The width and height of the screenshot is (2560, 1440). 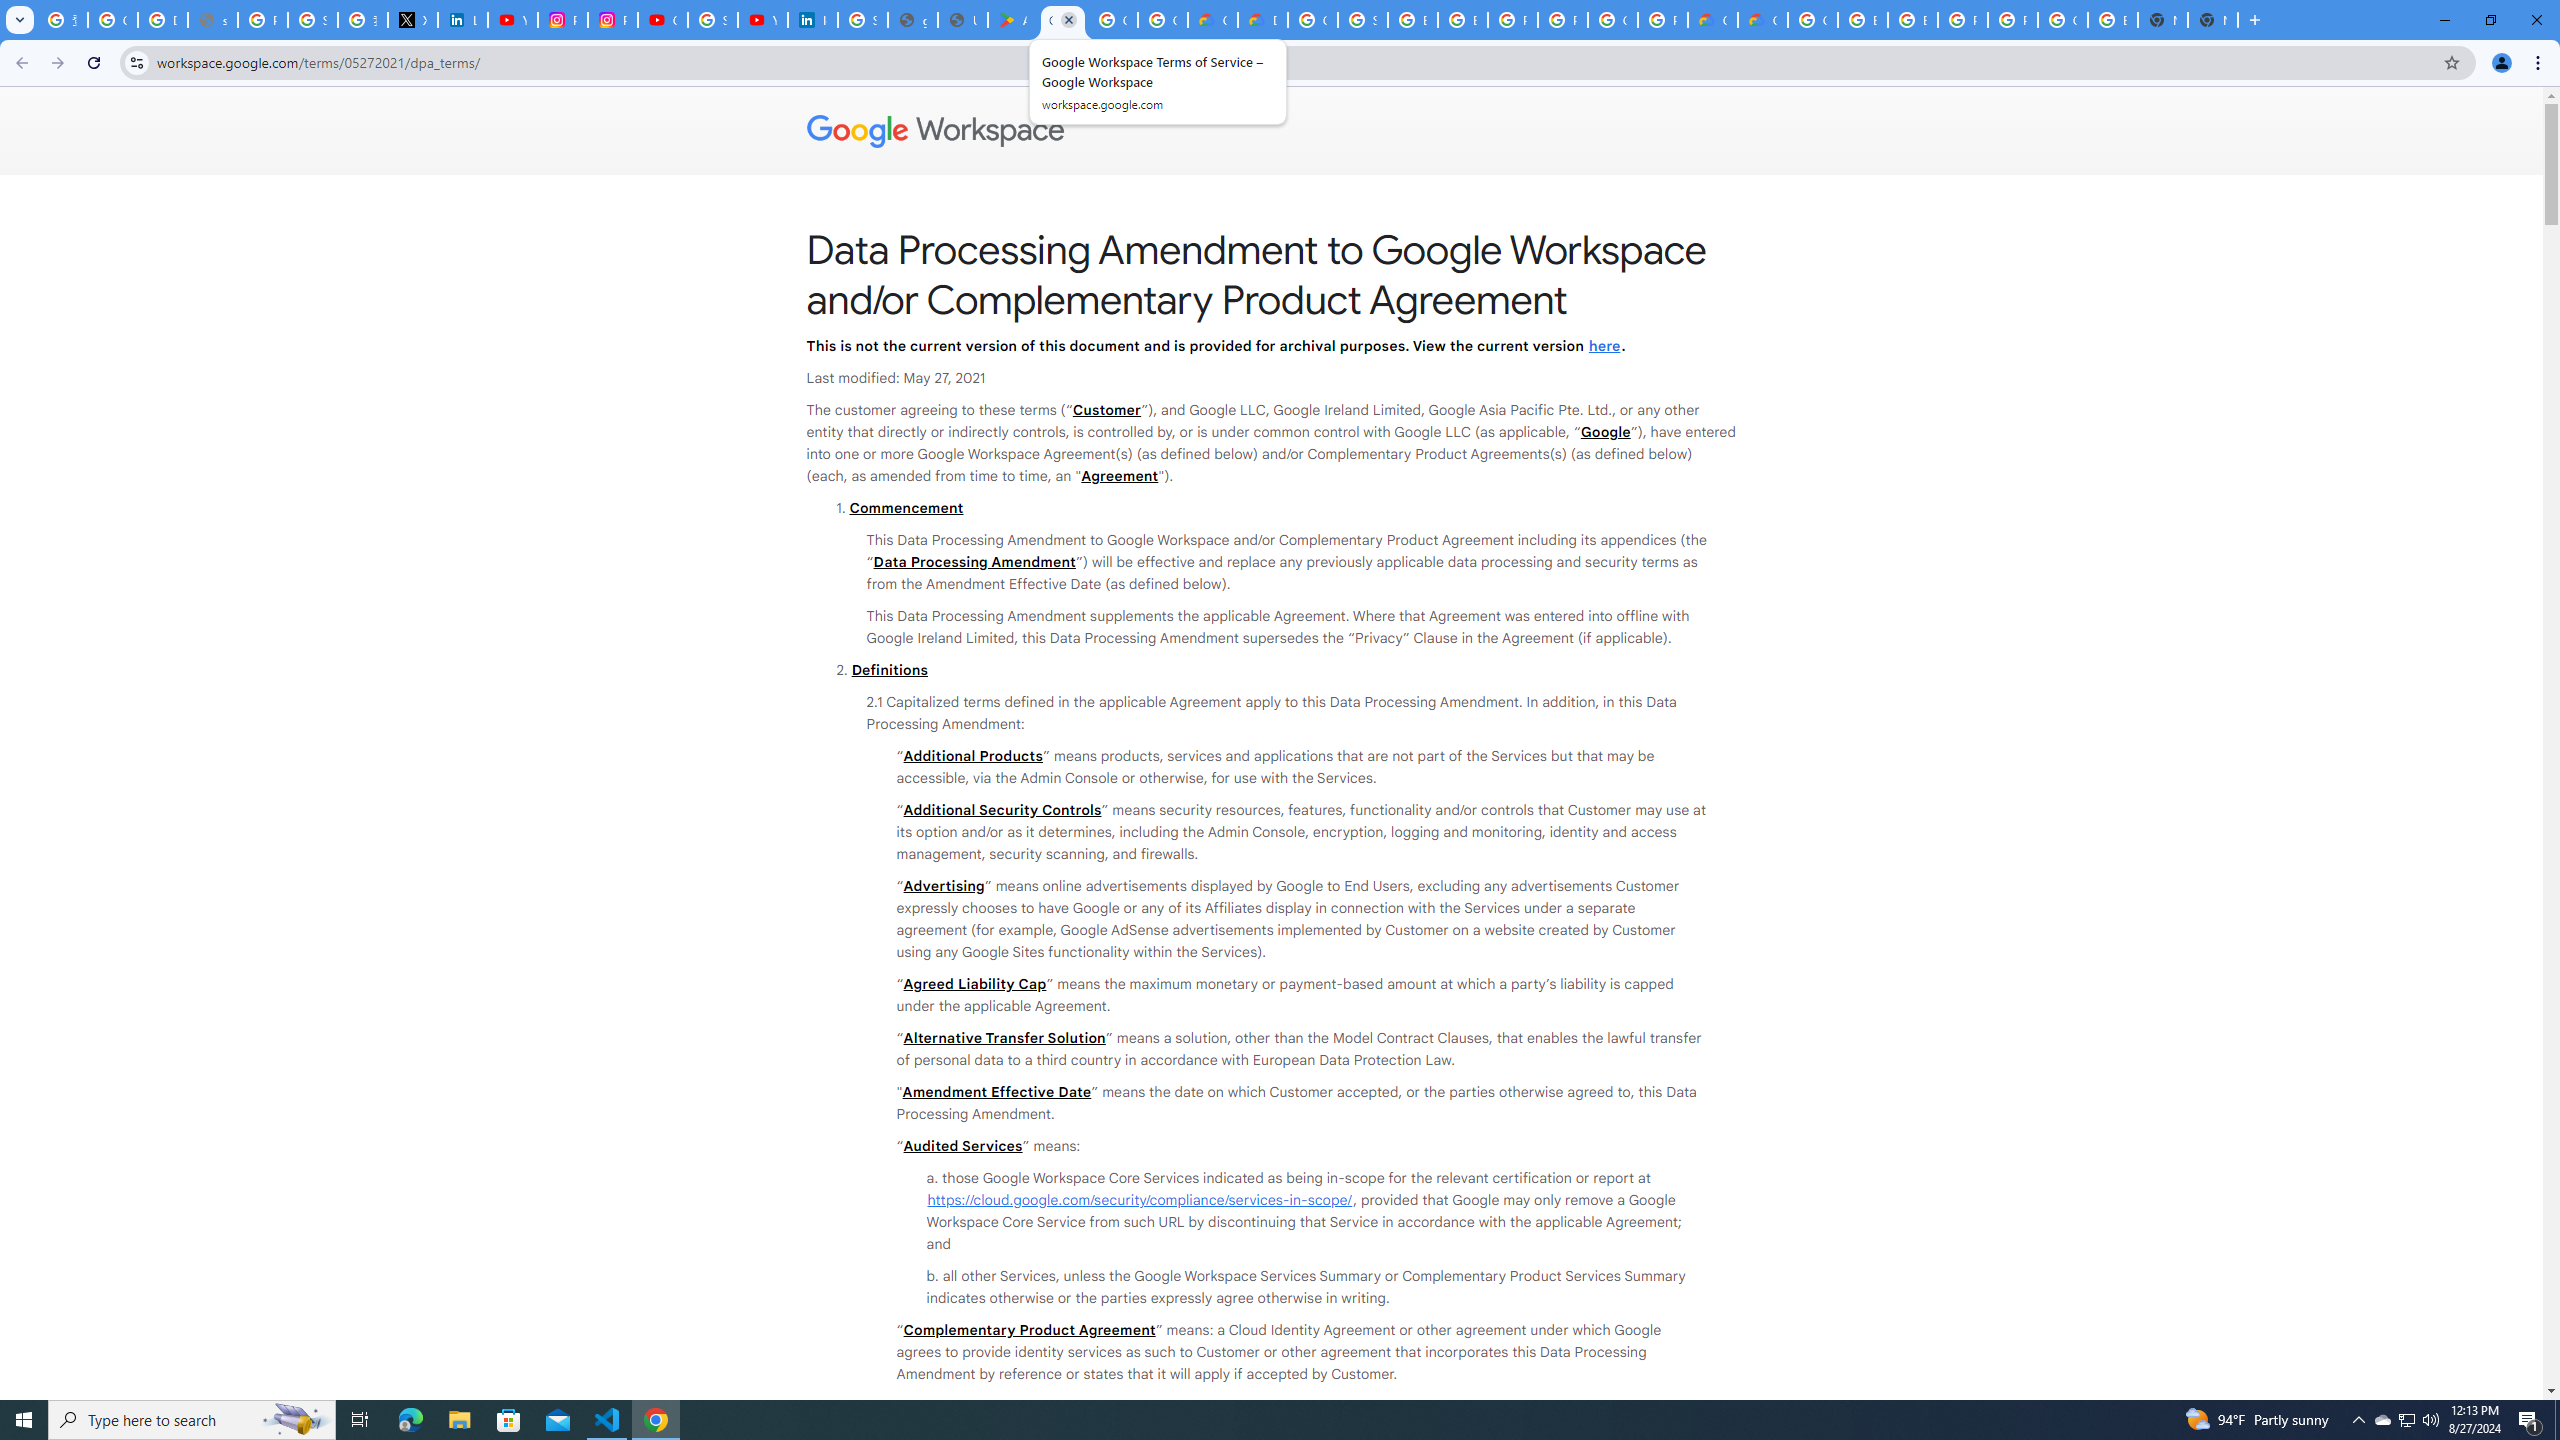 What do you see at coordinates (1212, 19) in the screenshot?
I see `'Customer Care | Google Cloud'` at bounding box center [1212, 19].